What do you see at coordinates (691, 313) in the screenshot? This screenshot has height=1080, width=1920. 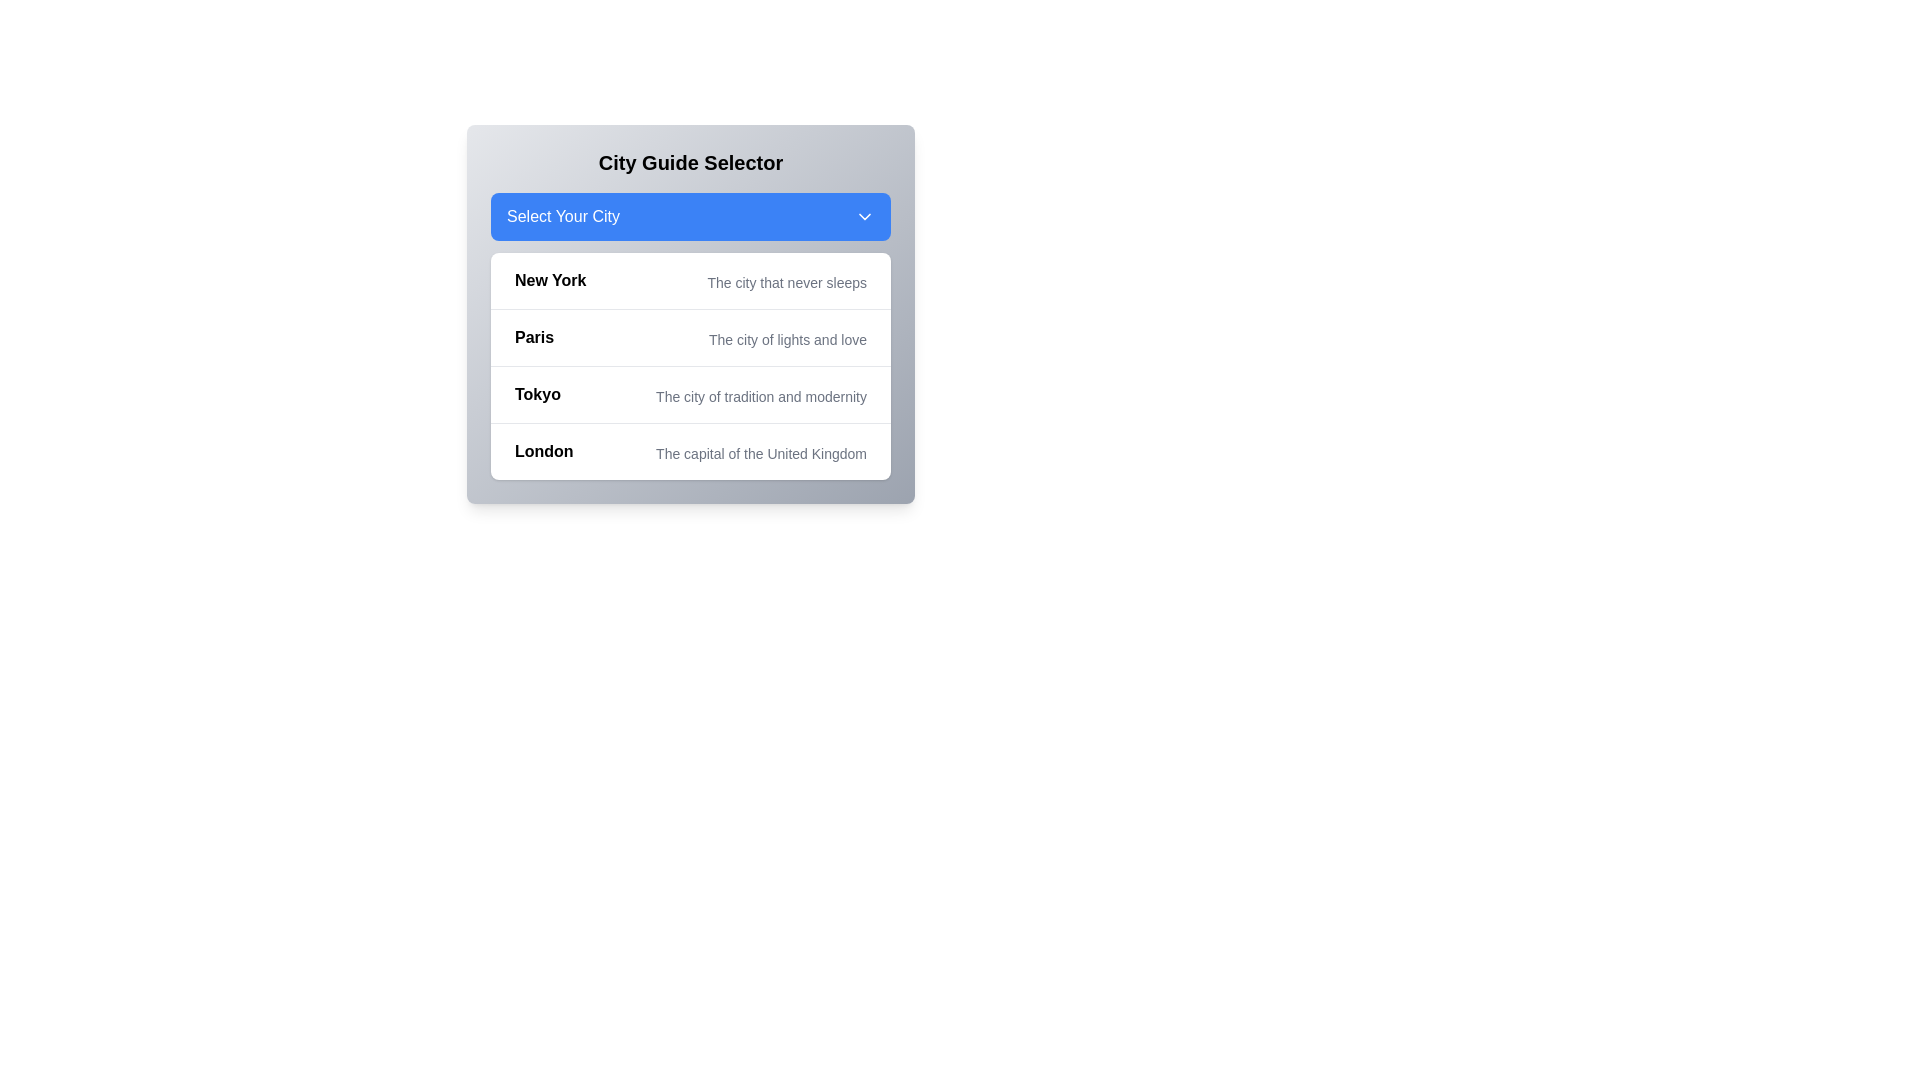 I see `the city name in the dropdown menu to trigger a visual effect` at bounding box center [691, 313].